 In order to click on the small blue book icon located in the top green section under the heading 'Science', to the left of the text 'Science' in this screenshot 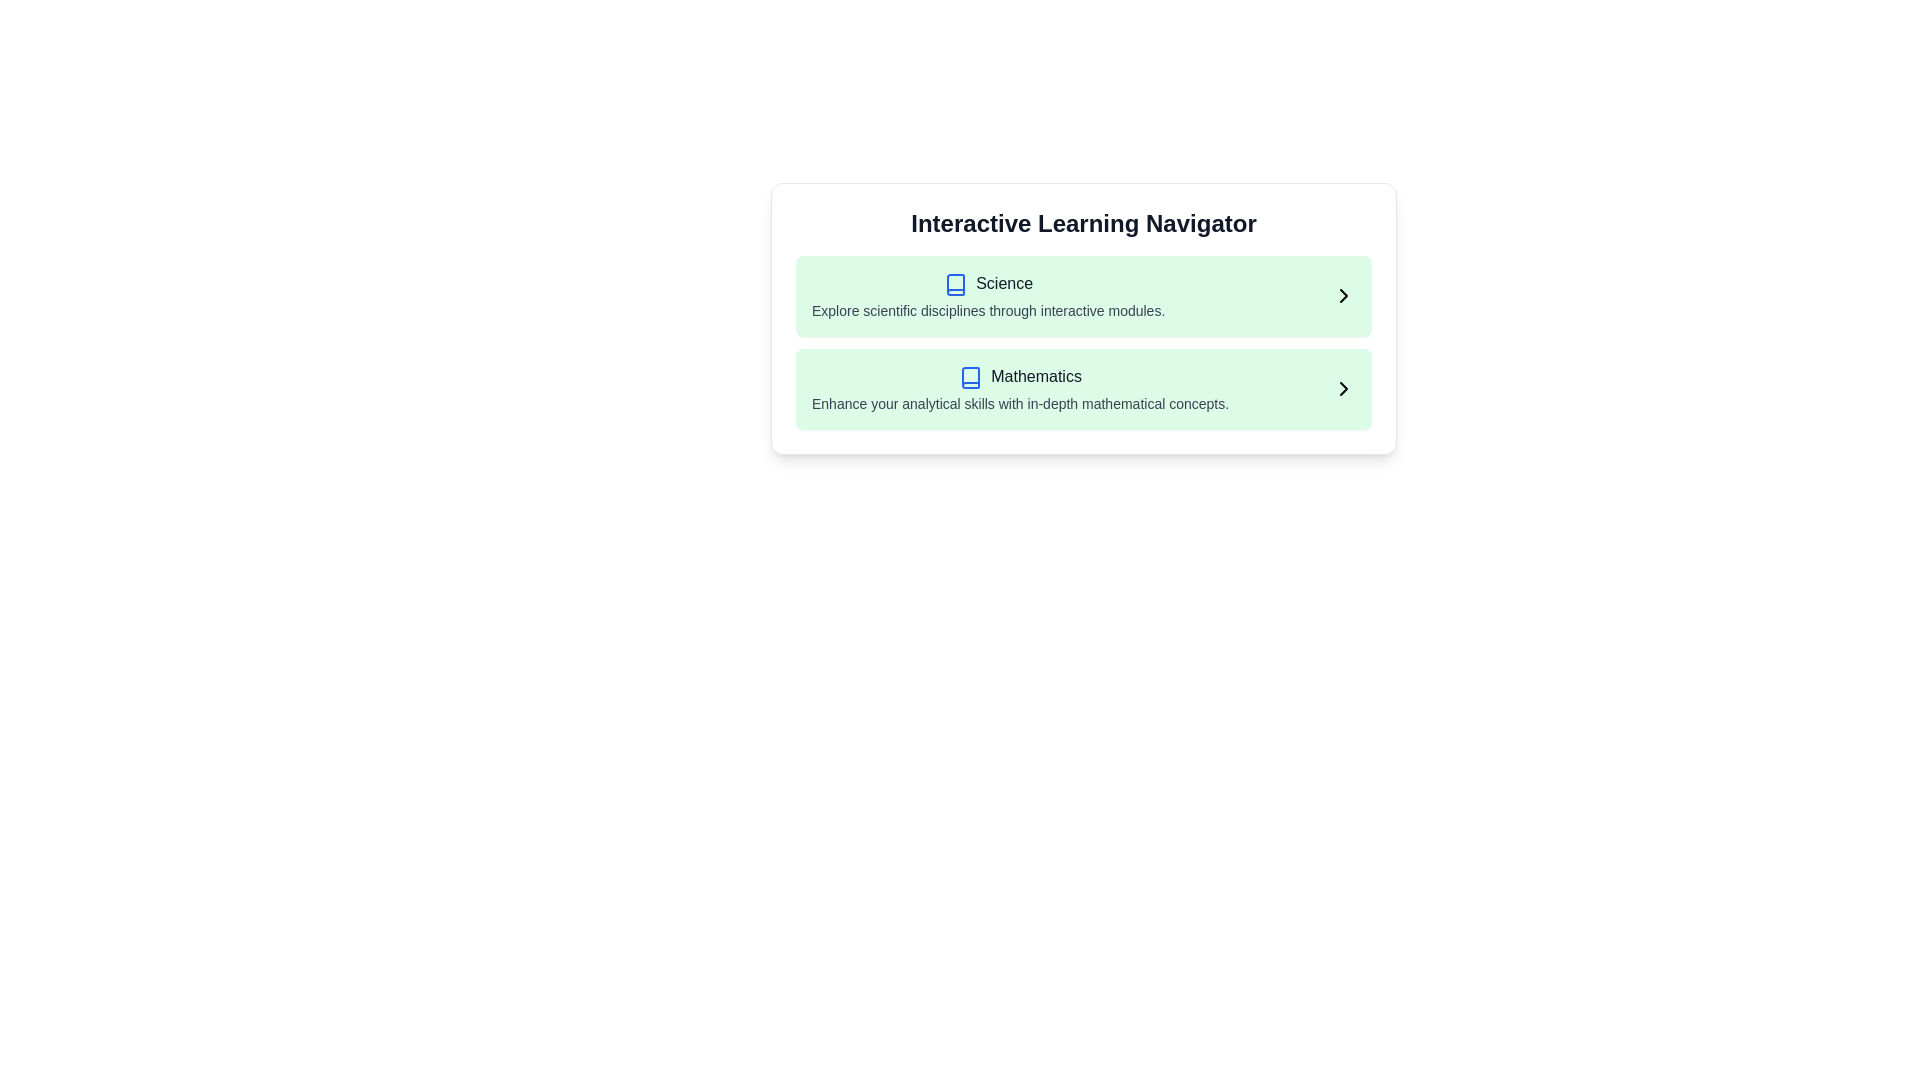, I will do `click(955, 284)`.